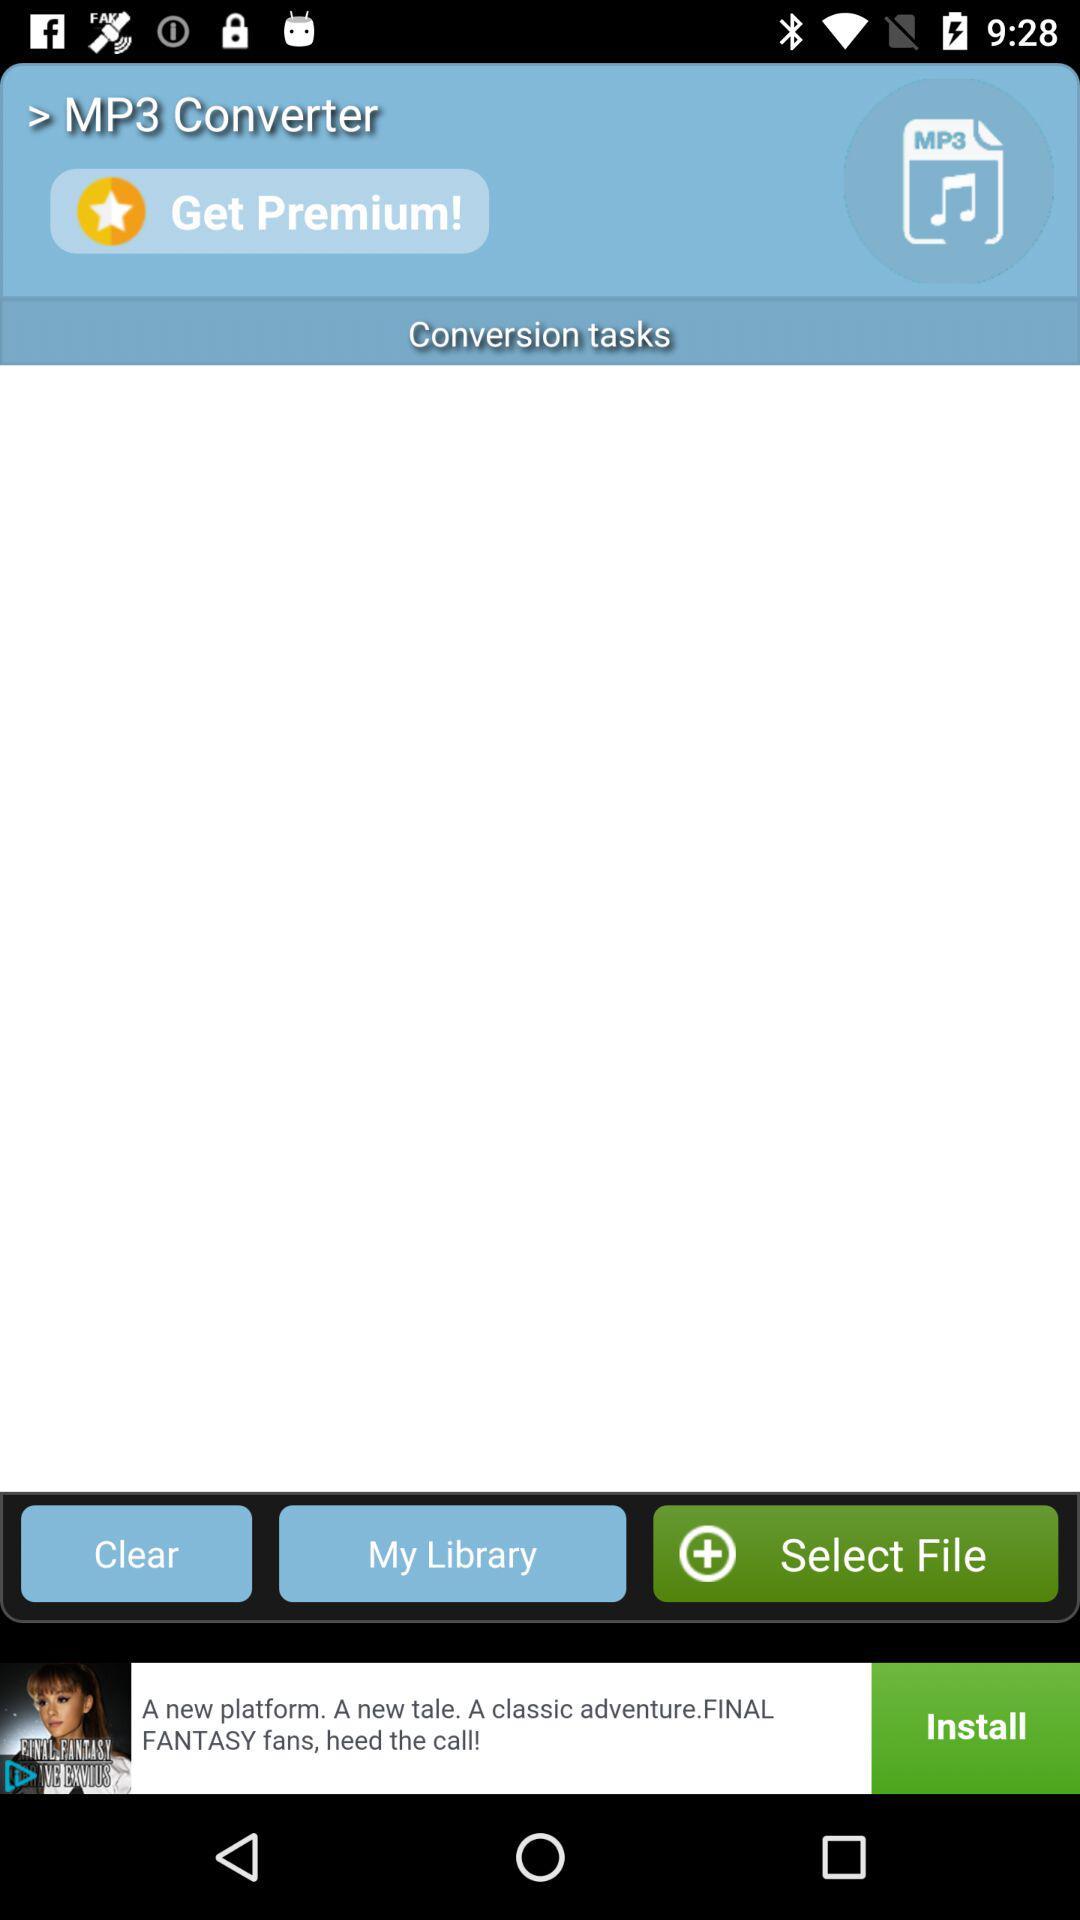 This screenshot has width=1080, height=1920. Describe the element at coordinates (452, 1552) in the screenshot. I see `item to the right of clear icon` at that location.